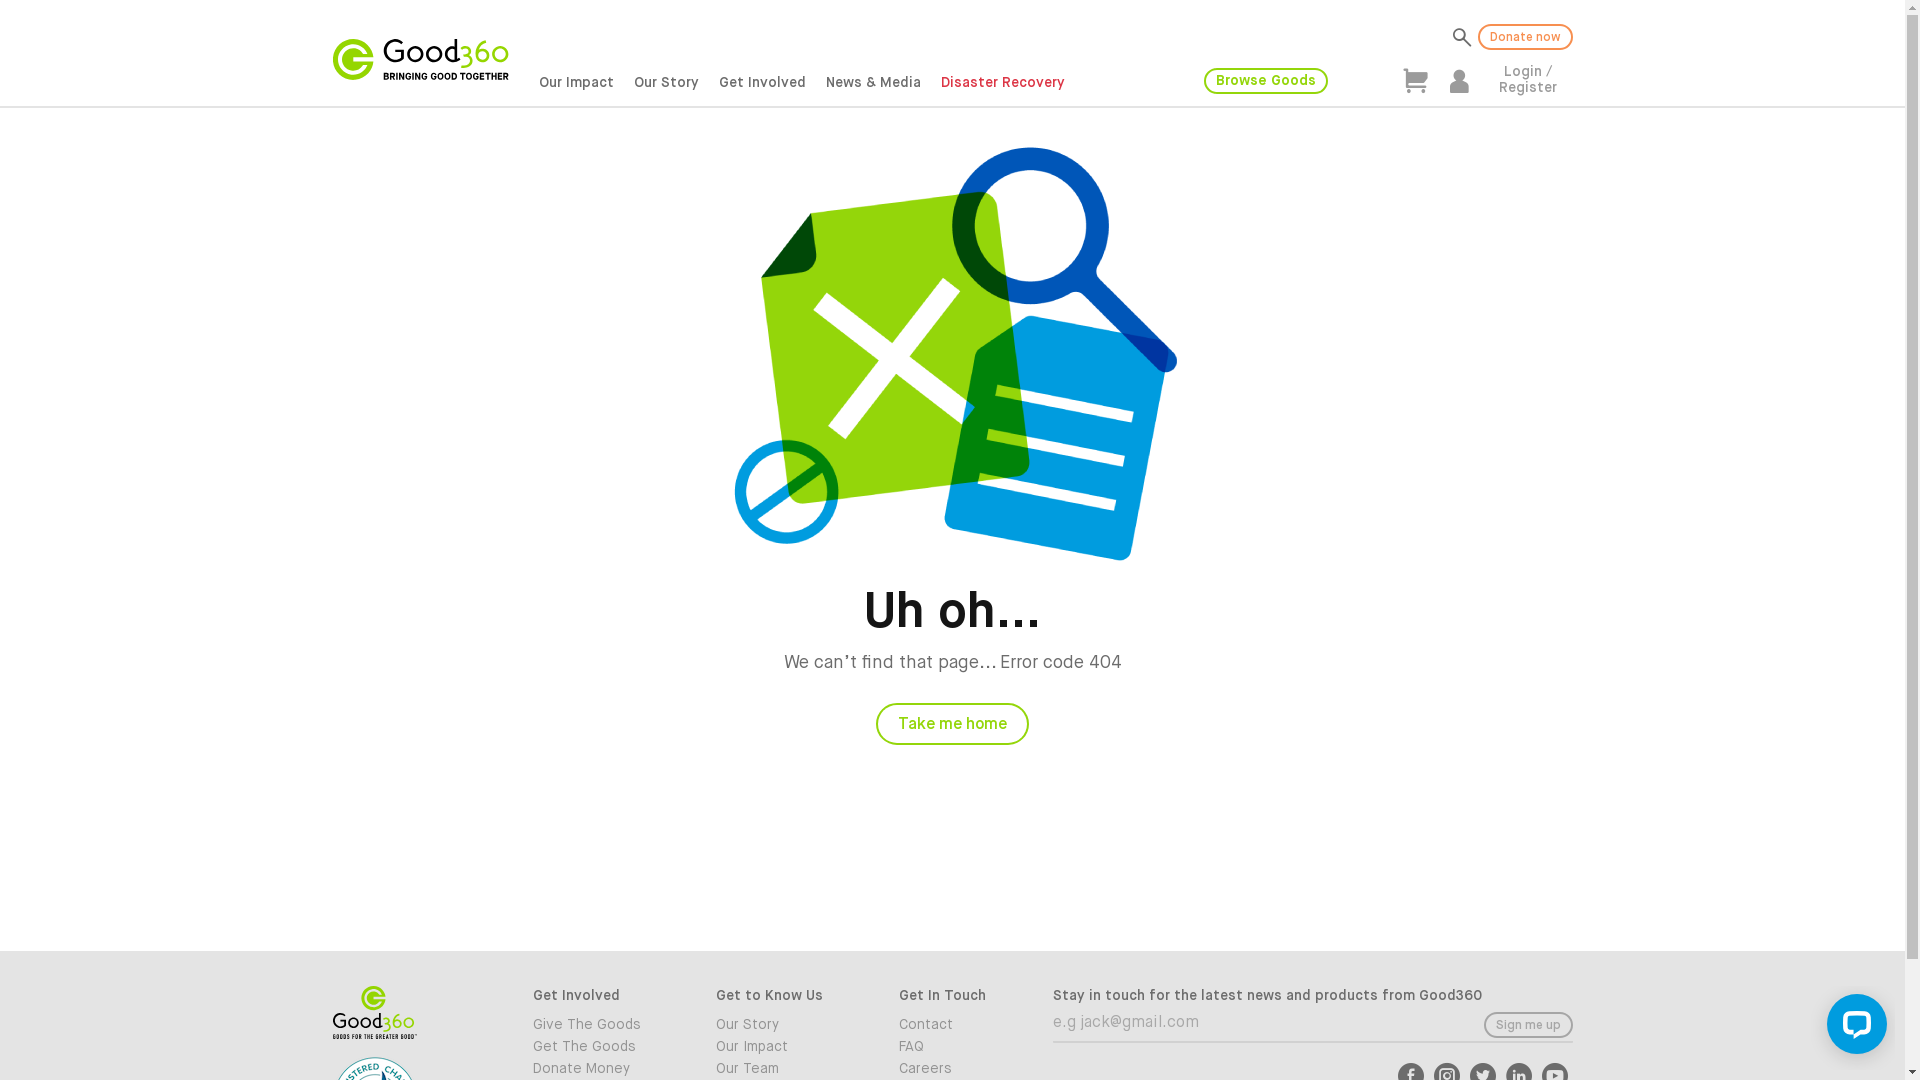 This screenshot has width=1920, height=1080. What do you see at coordinates (875, 724) in the screenshot?
I see `'Take me home'` at bounding box center [875, 724].